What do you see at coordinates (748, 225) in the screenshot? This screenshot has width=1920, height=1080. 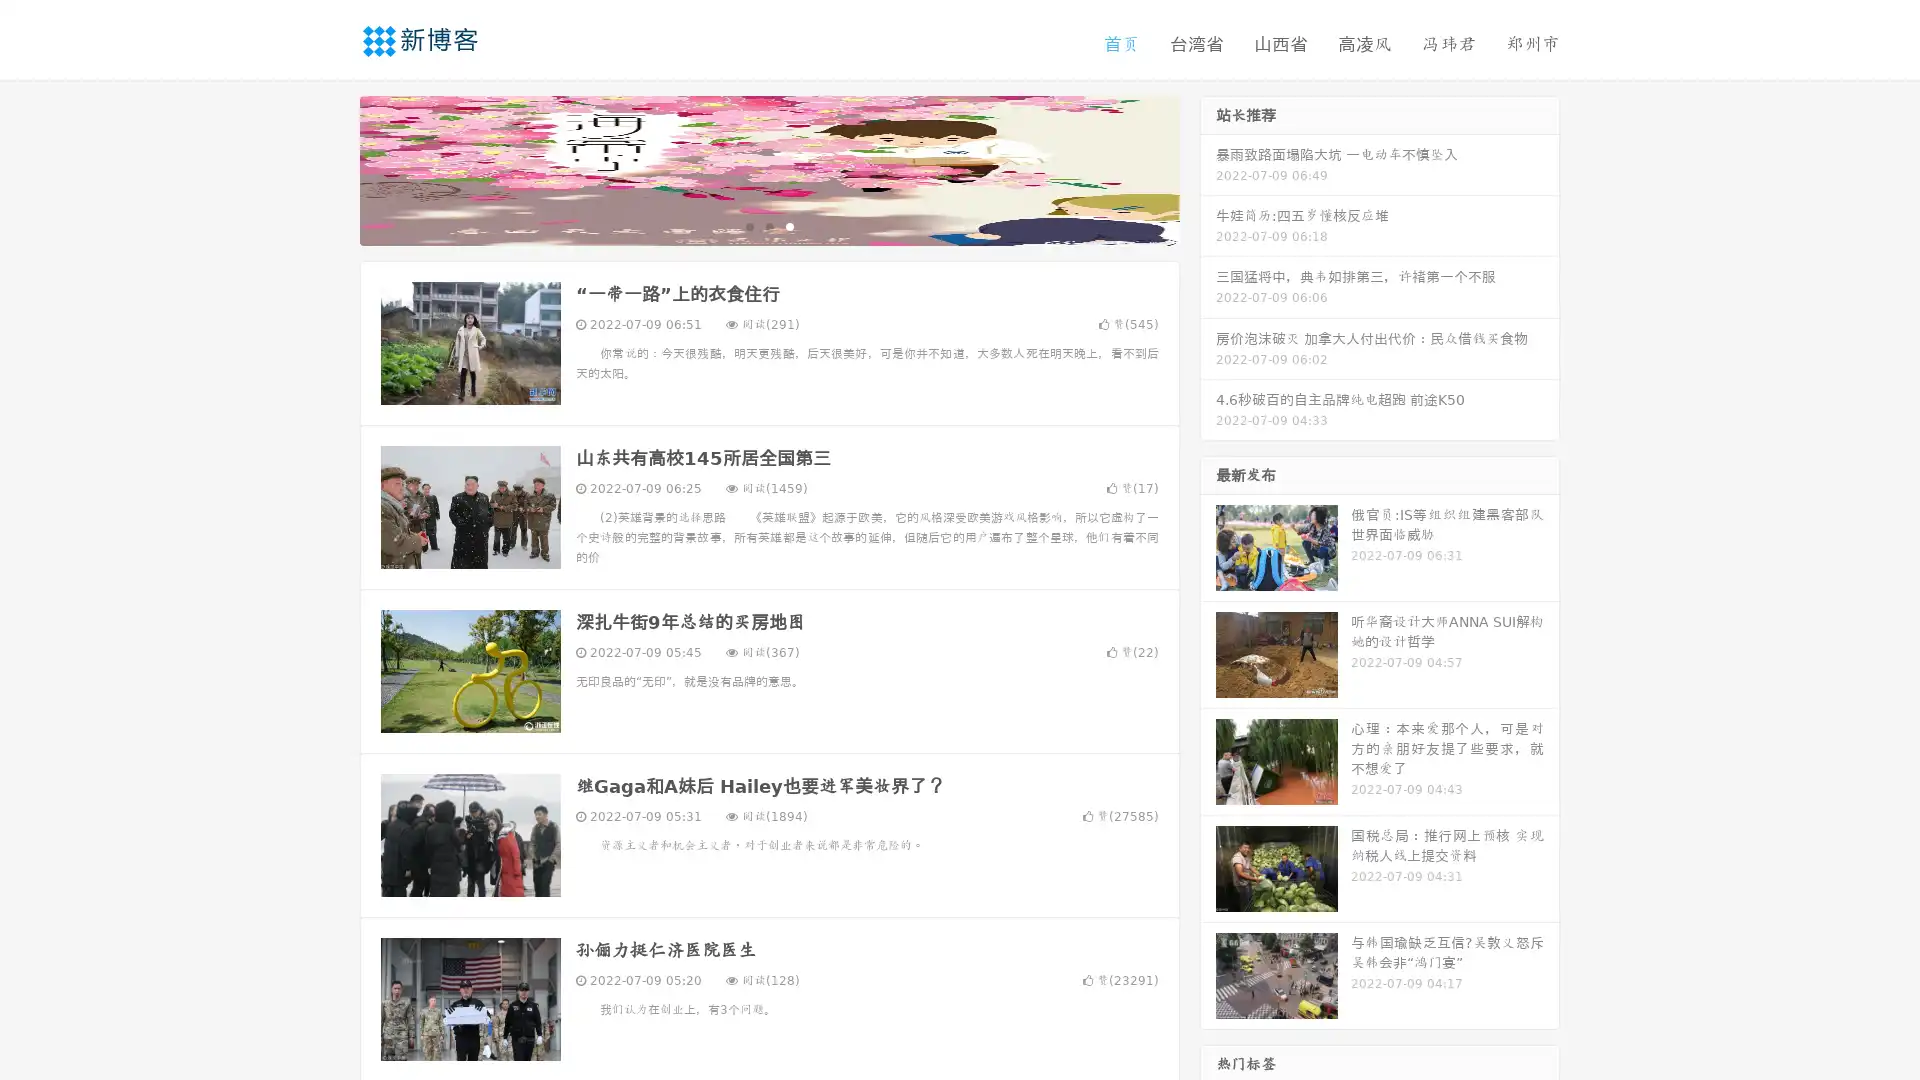 I see `Go to slide 1` at bounding box center [748, 225].